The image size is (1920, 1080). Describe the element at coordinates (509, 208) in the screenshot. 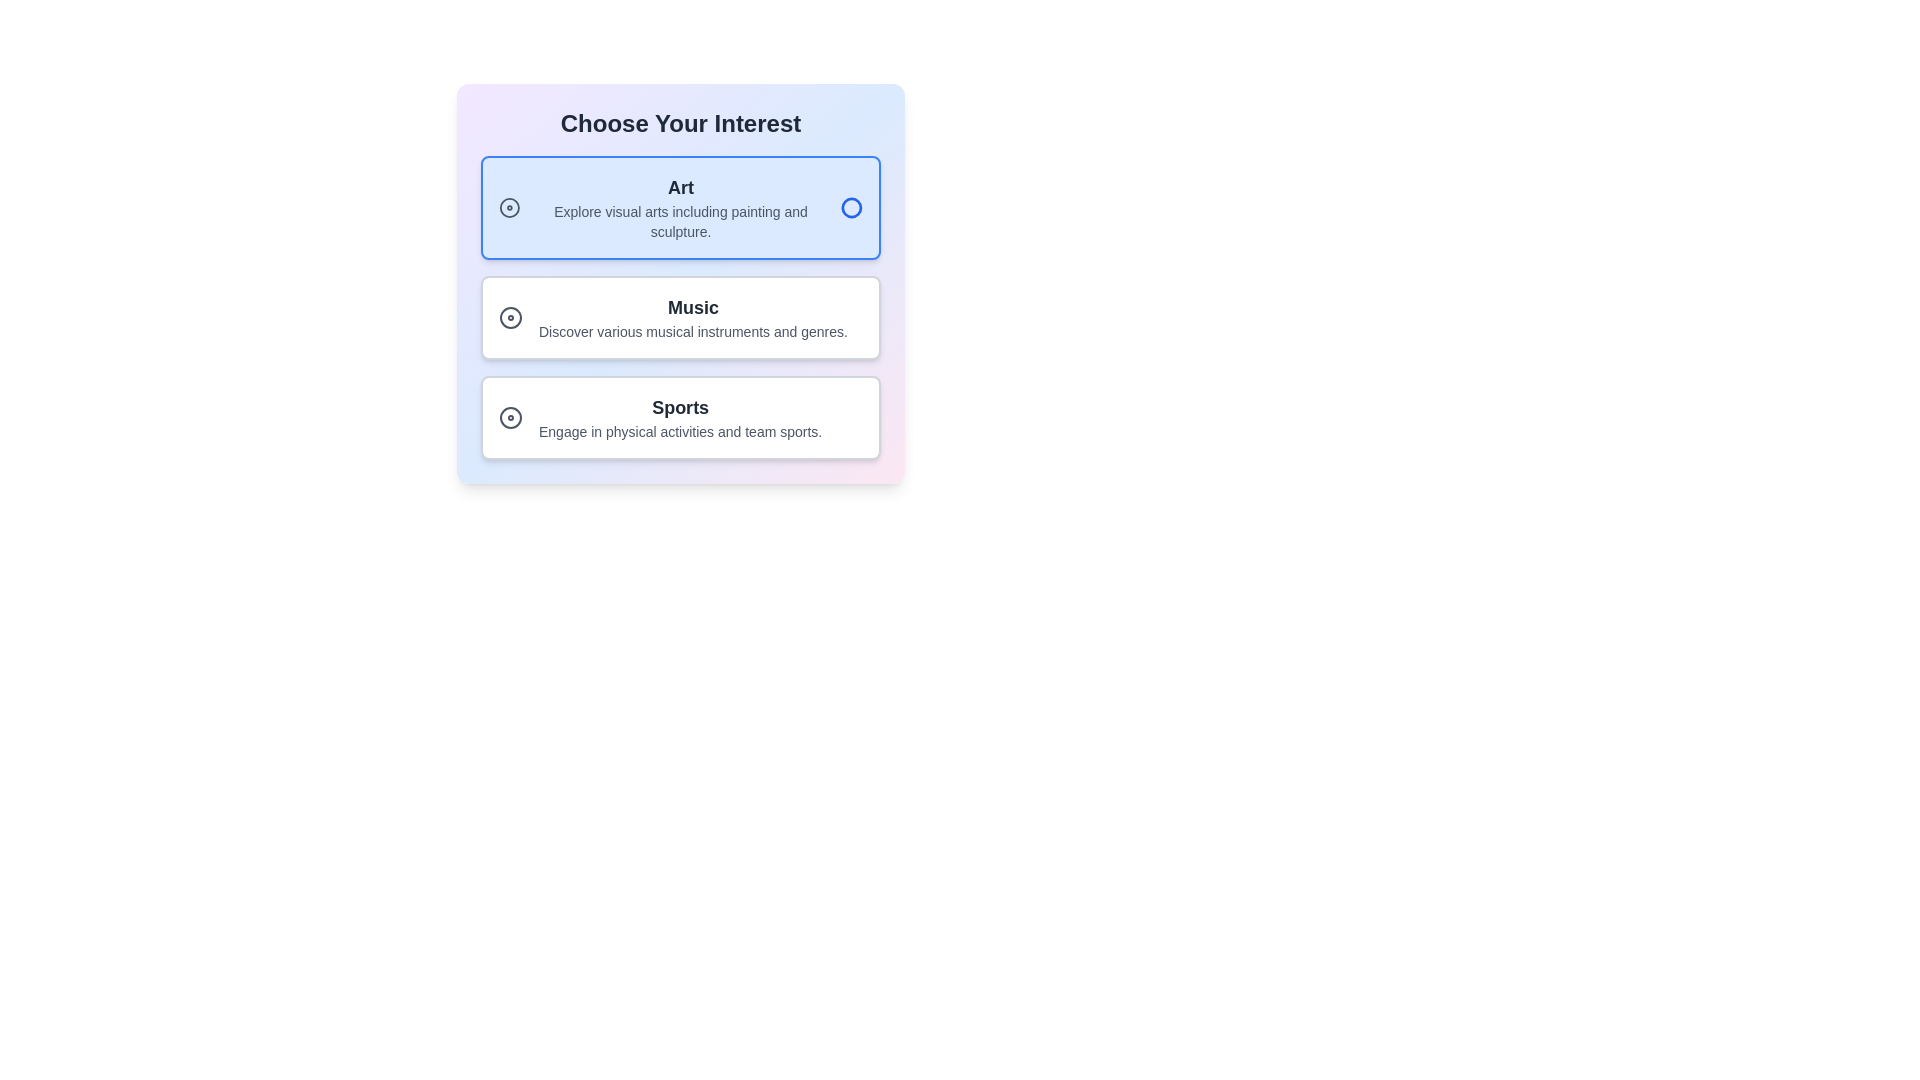

I see `the larger circle SVG element located to the left of the text 'Art' in the selectable box labeled 'Art'` at that location.